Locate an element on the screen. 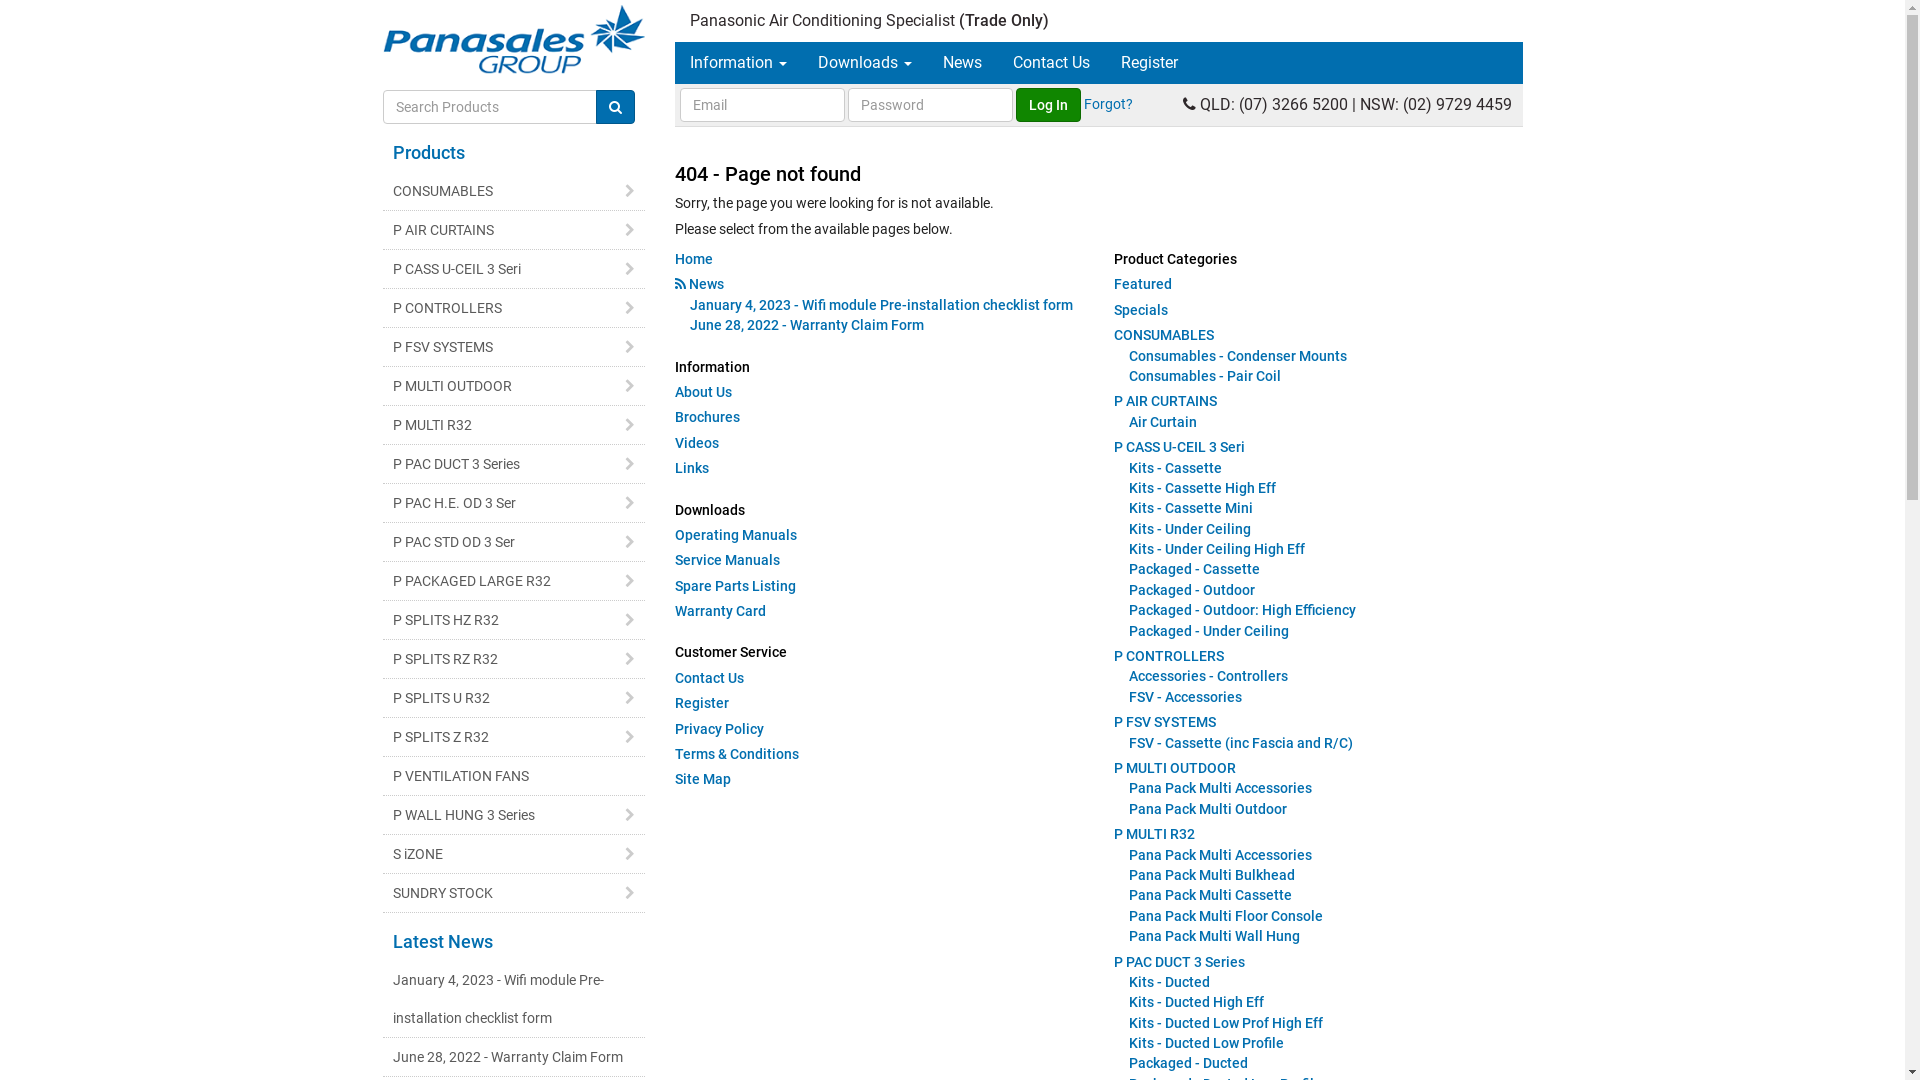 The image size is (1920, 1080). 'P PAC H.E. OD 3 Ser' is located at coordinates (513, 501).